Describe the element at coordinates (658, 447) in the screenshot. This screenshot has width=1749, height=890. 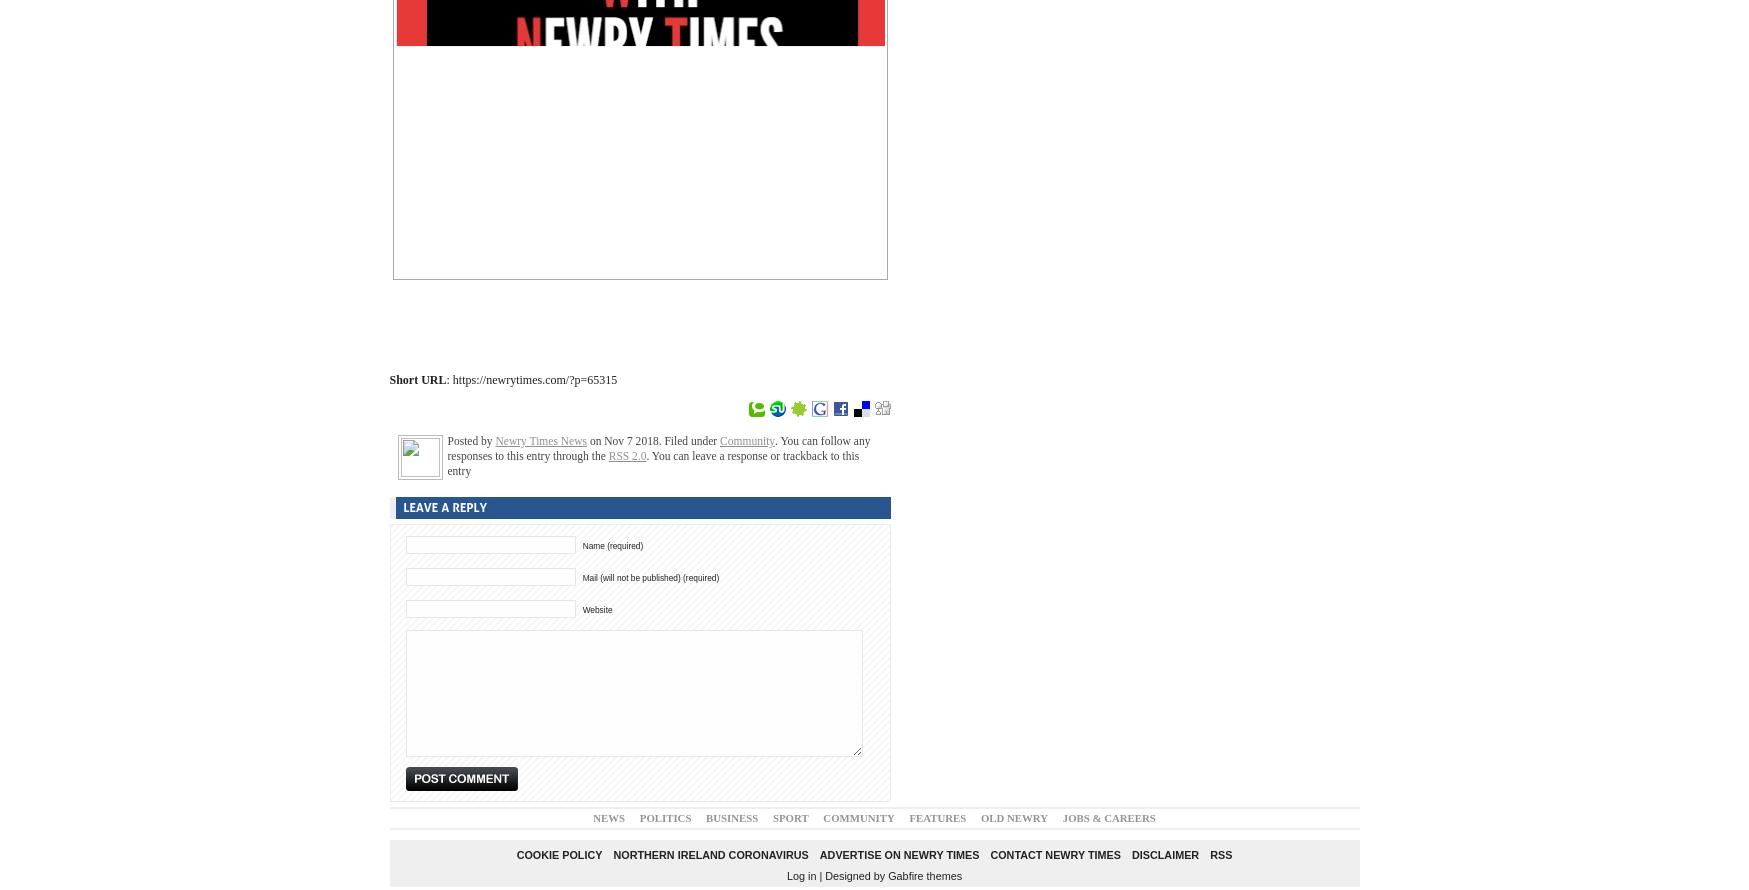
I see `'.
					You can follow any responses to this entry through the'` at that location.